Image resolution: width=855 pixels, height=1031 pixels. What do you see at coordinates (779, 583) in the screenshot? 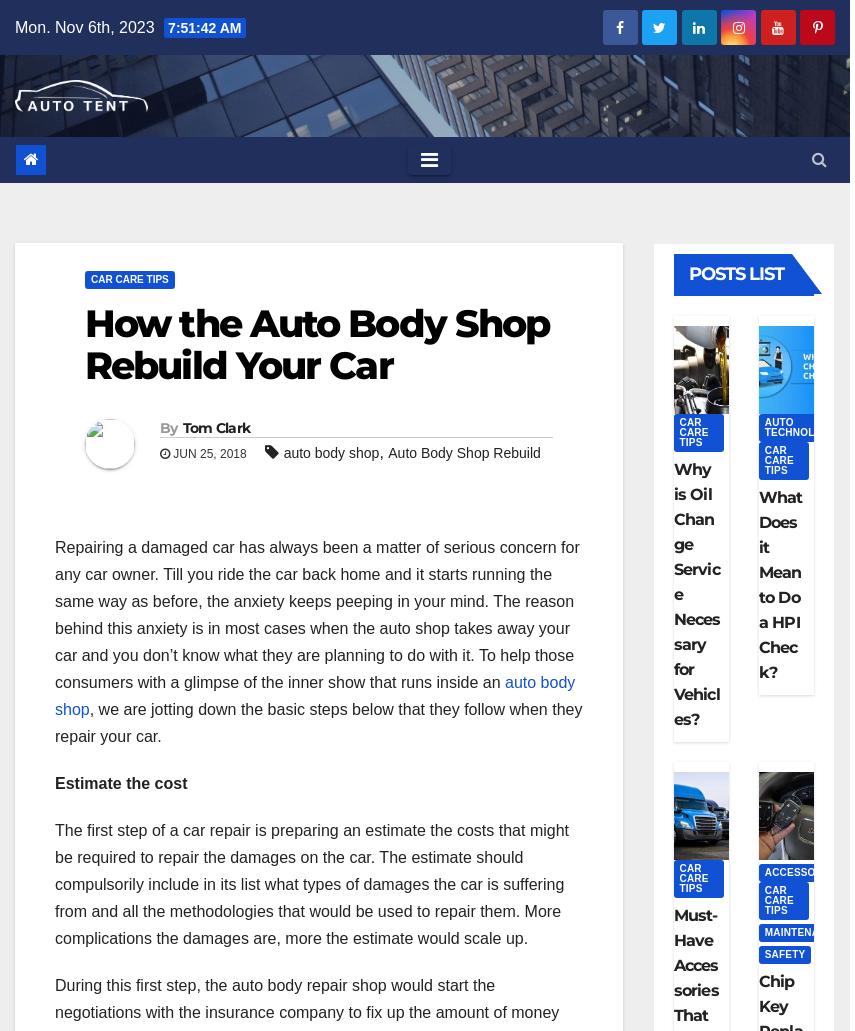
I see `'What Does it Mean to Do a HPI Check?'` at bounding box center [779, 583].